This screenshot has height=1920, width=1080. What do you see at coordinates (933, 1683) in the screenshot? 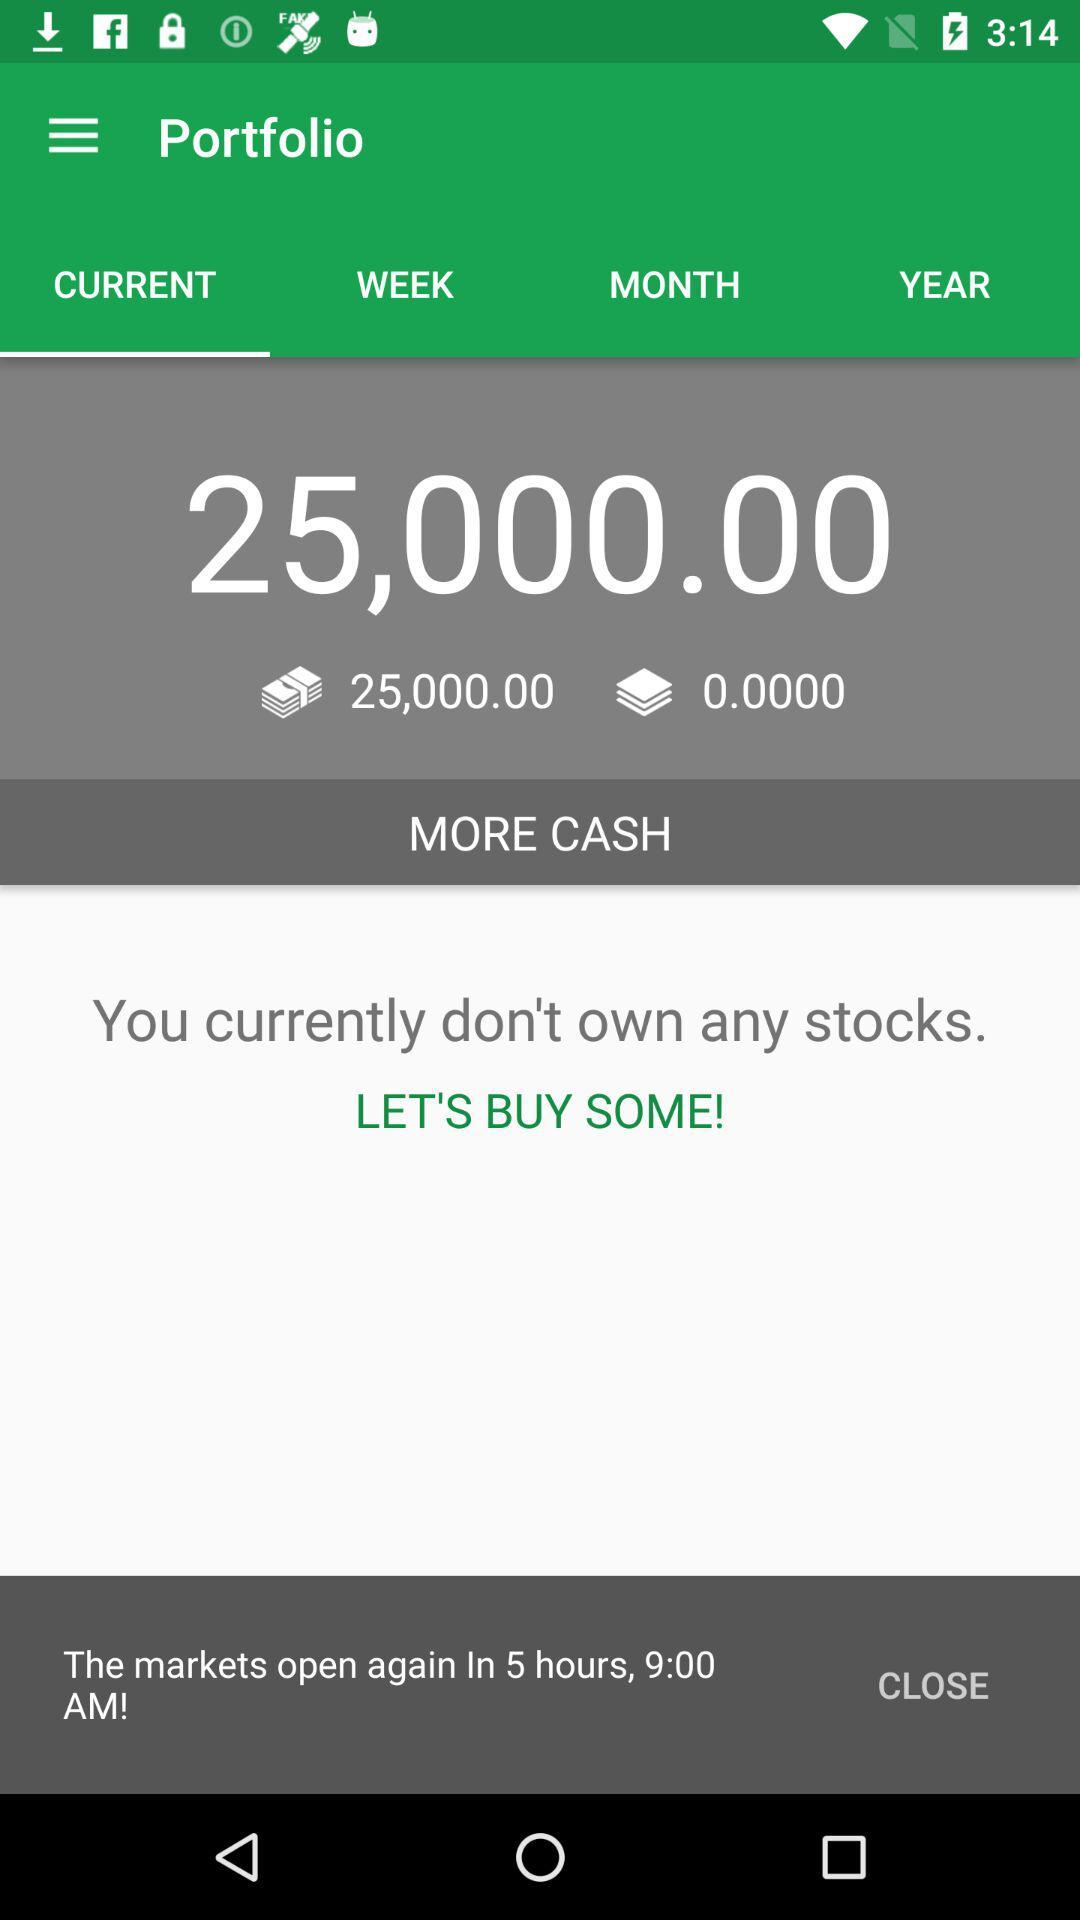
I see `icon next to the the markets open` at bounding box center [933, 1683].